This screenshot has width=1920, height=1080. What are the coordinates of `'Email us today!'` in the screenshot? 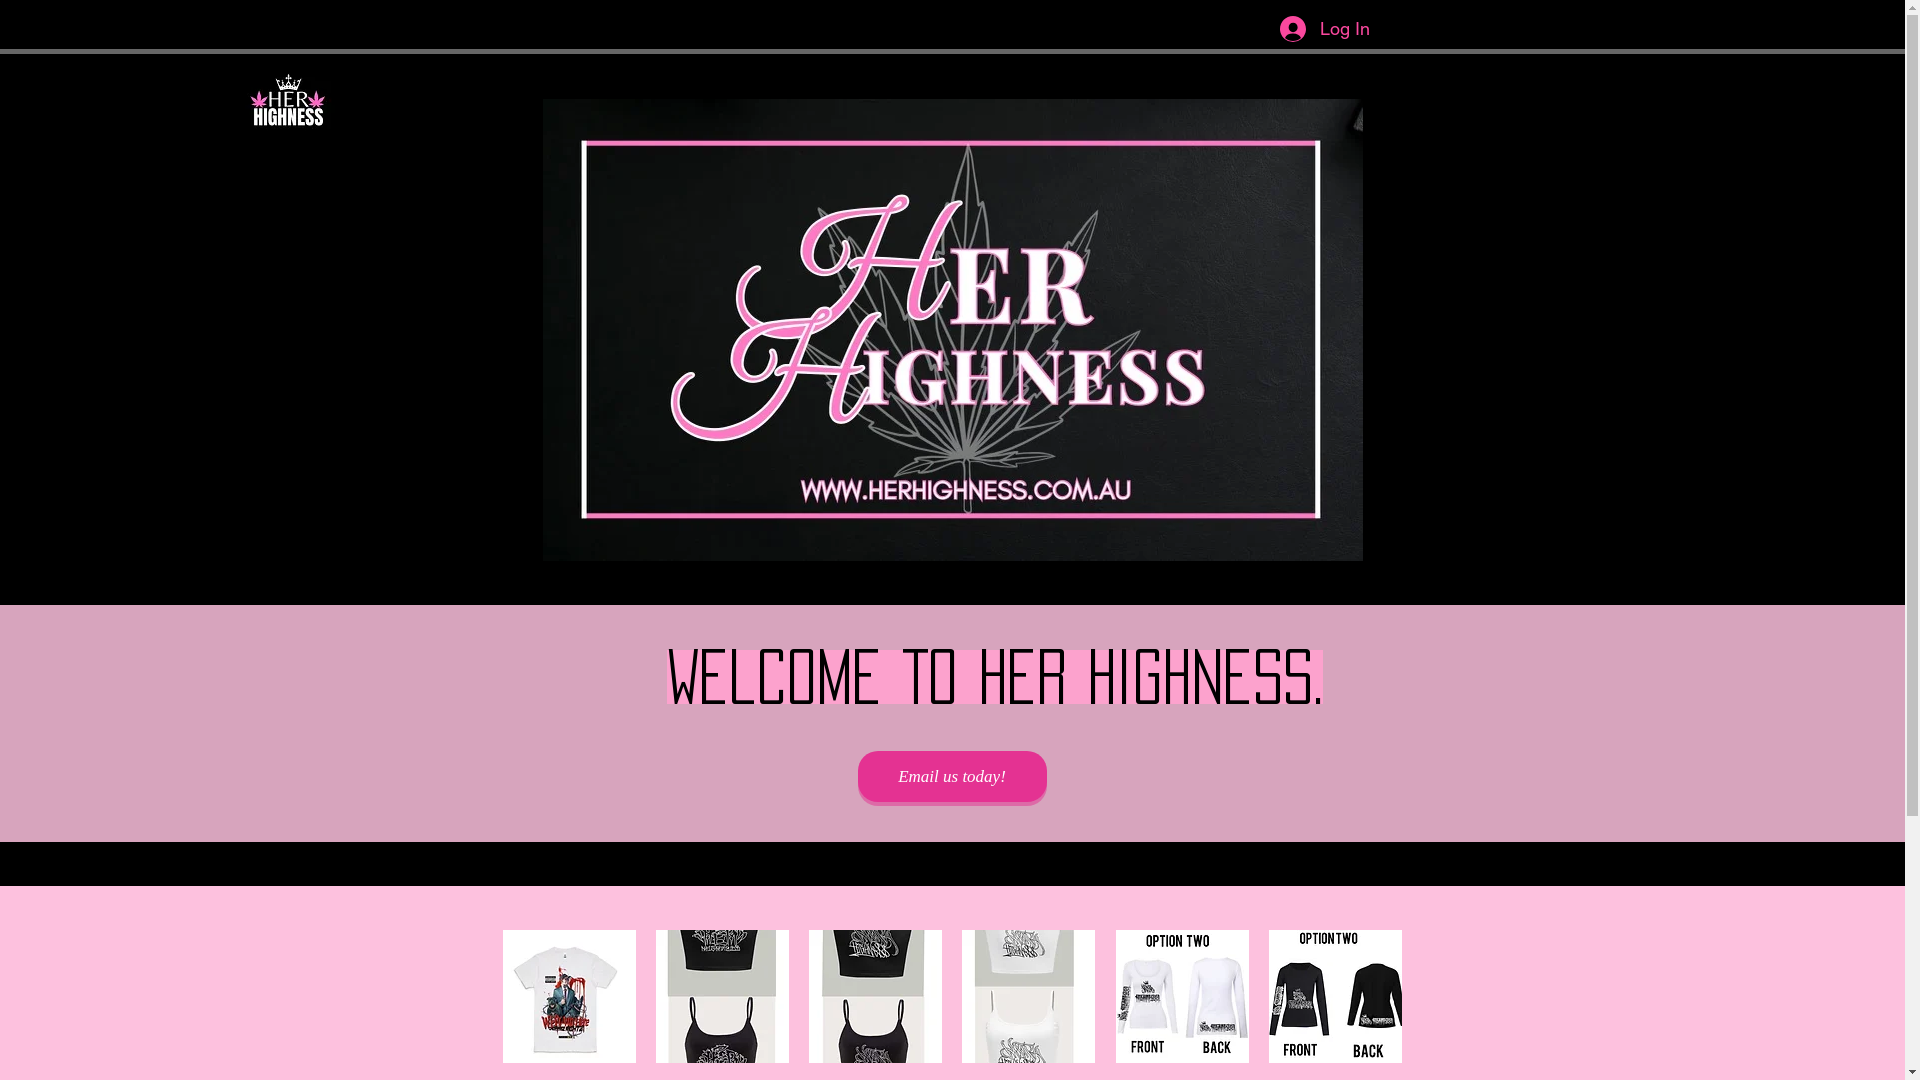 It's located at (858, 775).